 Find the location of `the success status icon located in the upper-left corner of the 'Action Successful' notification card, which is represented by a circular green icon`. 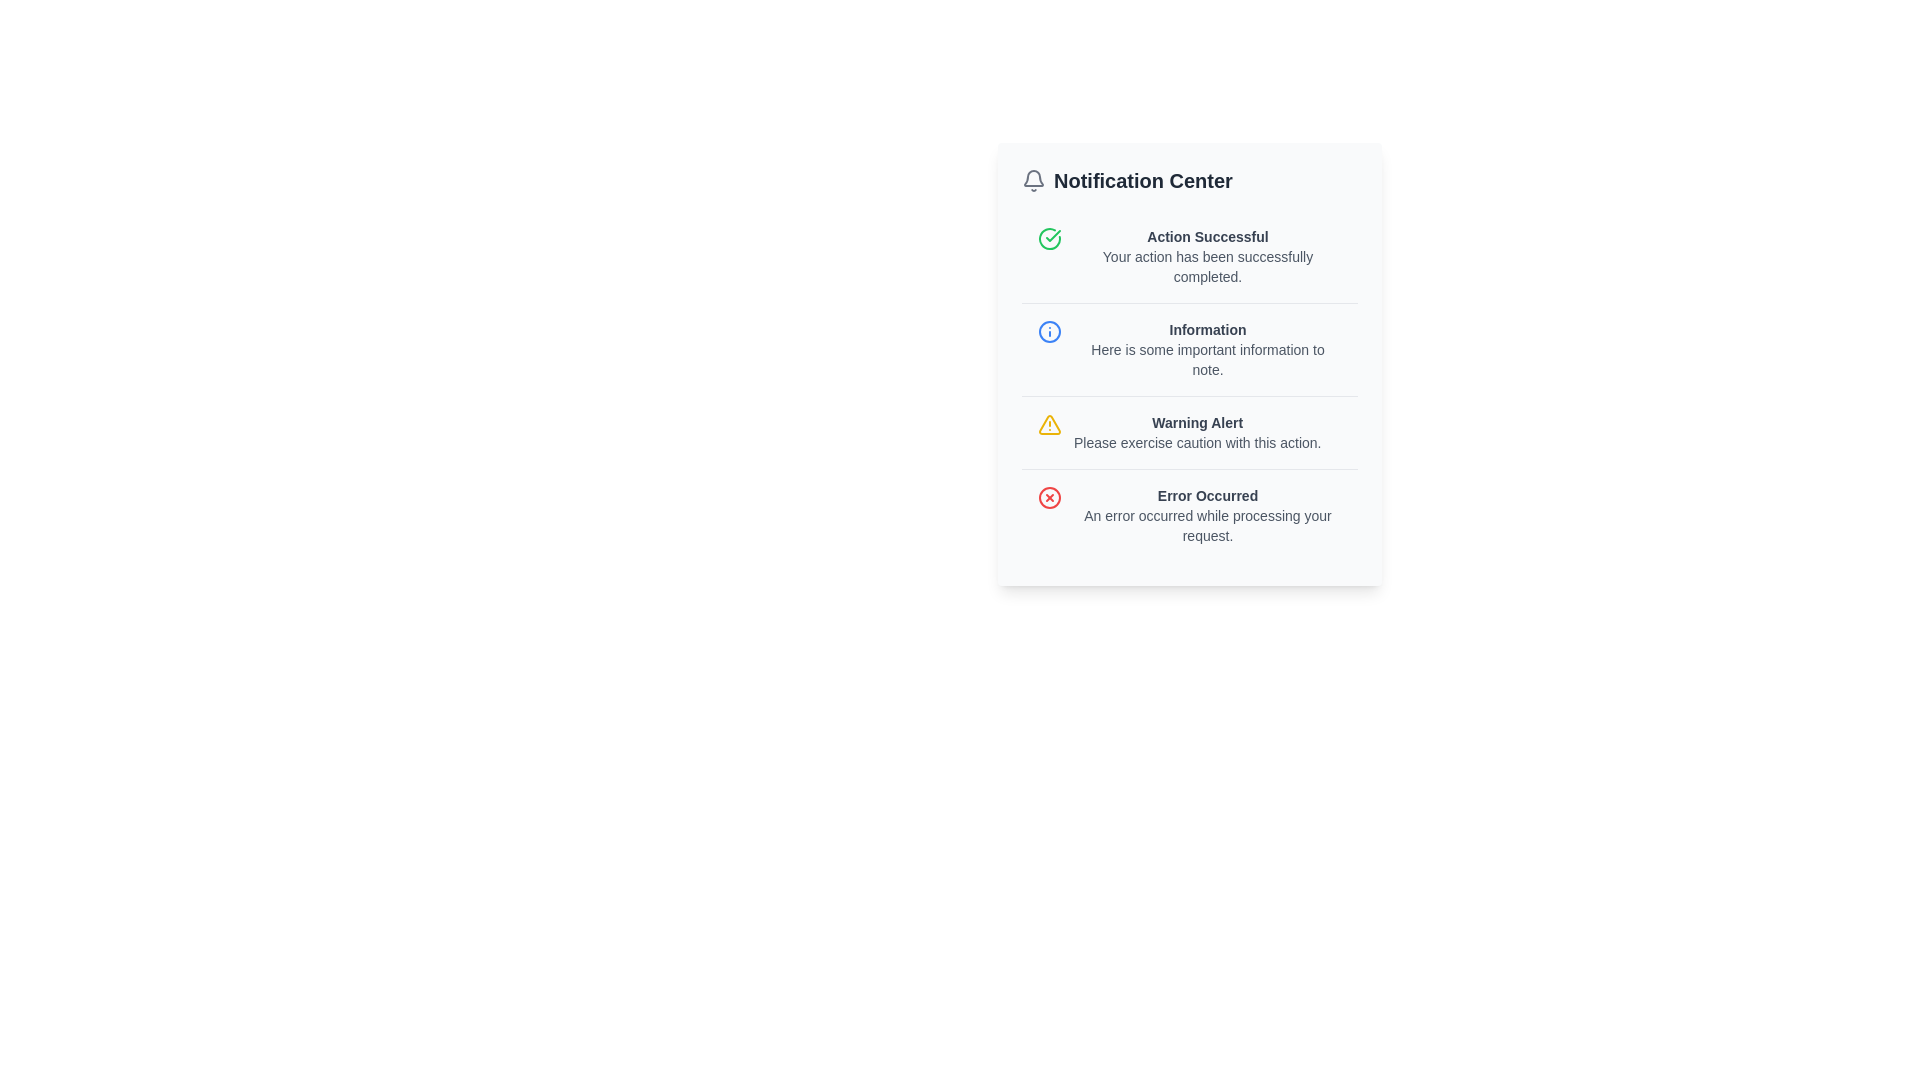

the success status icon located in the upper-left corner of the 'Action Successful' notification card, which is represented by a circular green icon is located at coordinates (1052, 234).